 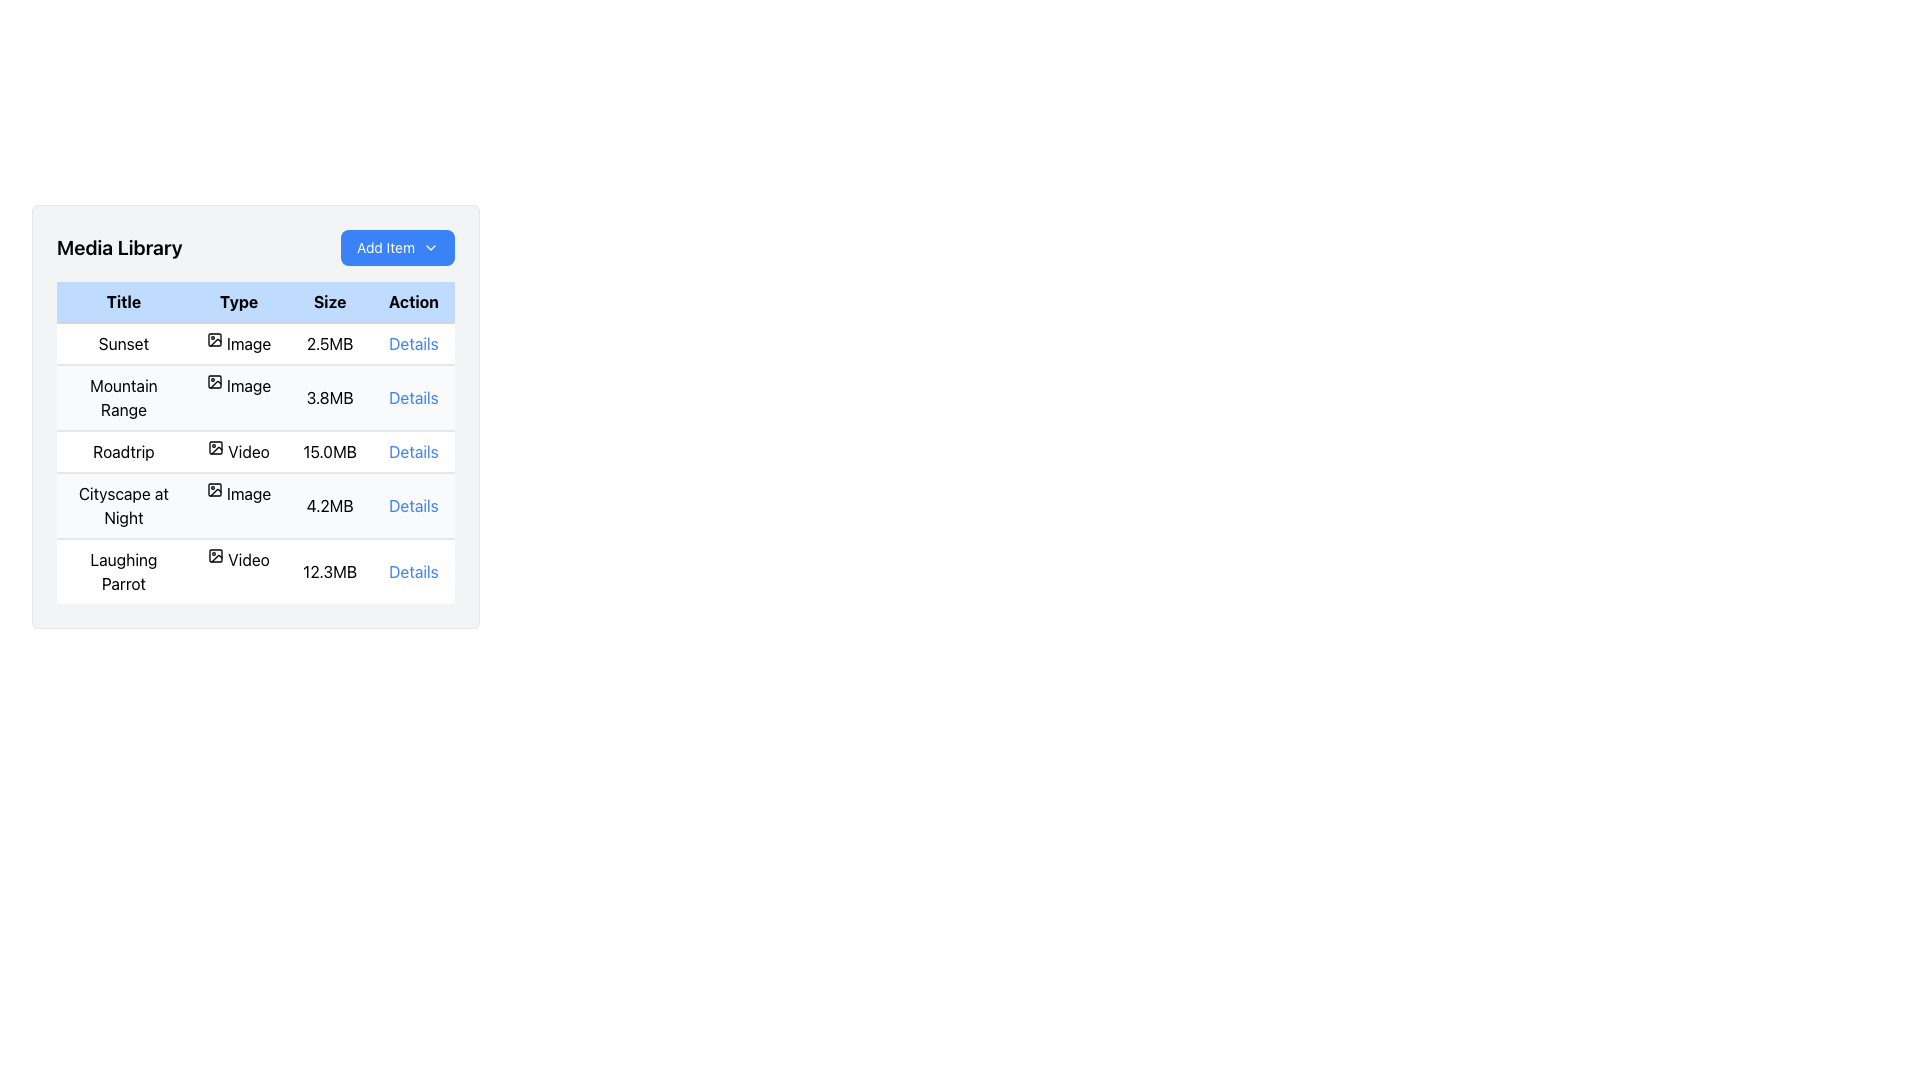 What do you see at coordinates (412, 302) in the screenshot?
I see `the text label 'Action' which is the fourth column header in the table, styled in bold font on a light blue background` at bounding box center [412, 302].